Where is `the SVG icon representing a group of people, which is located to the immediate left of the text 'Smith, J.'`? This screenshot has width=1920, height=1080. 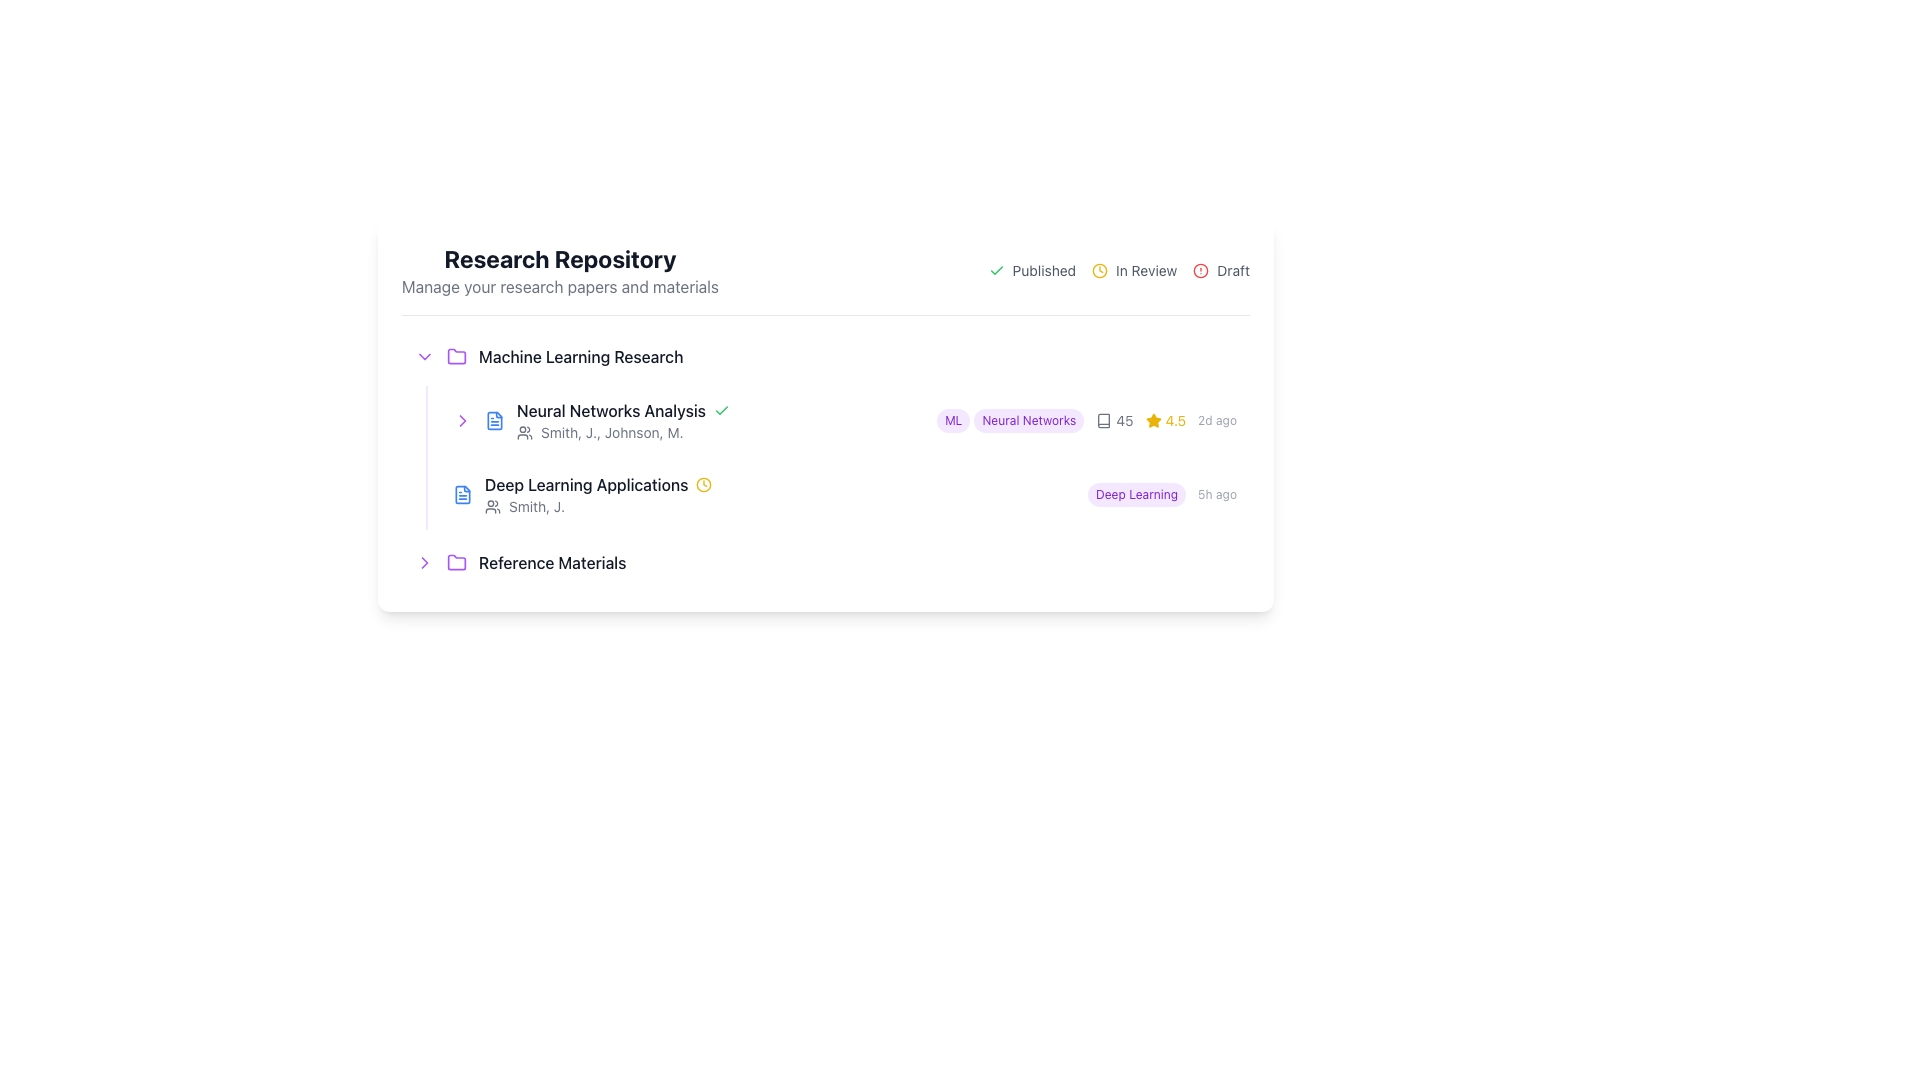
the SVG icon representing a group of people, which is located to the immediate left of the text 'Smith, J.' is located at coordinates (493, 505).